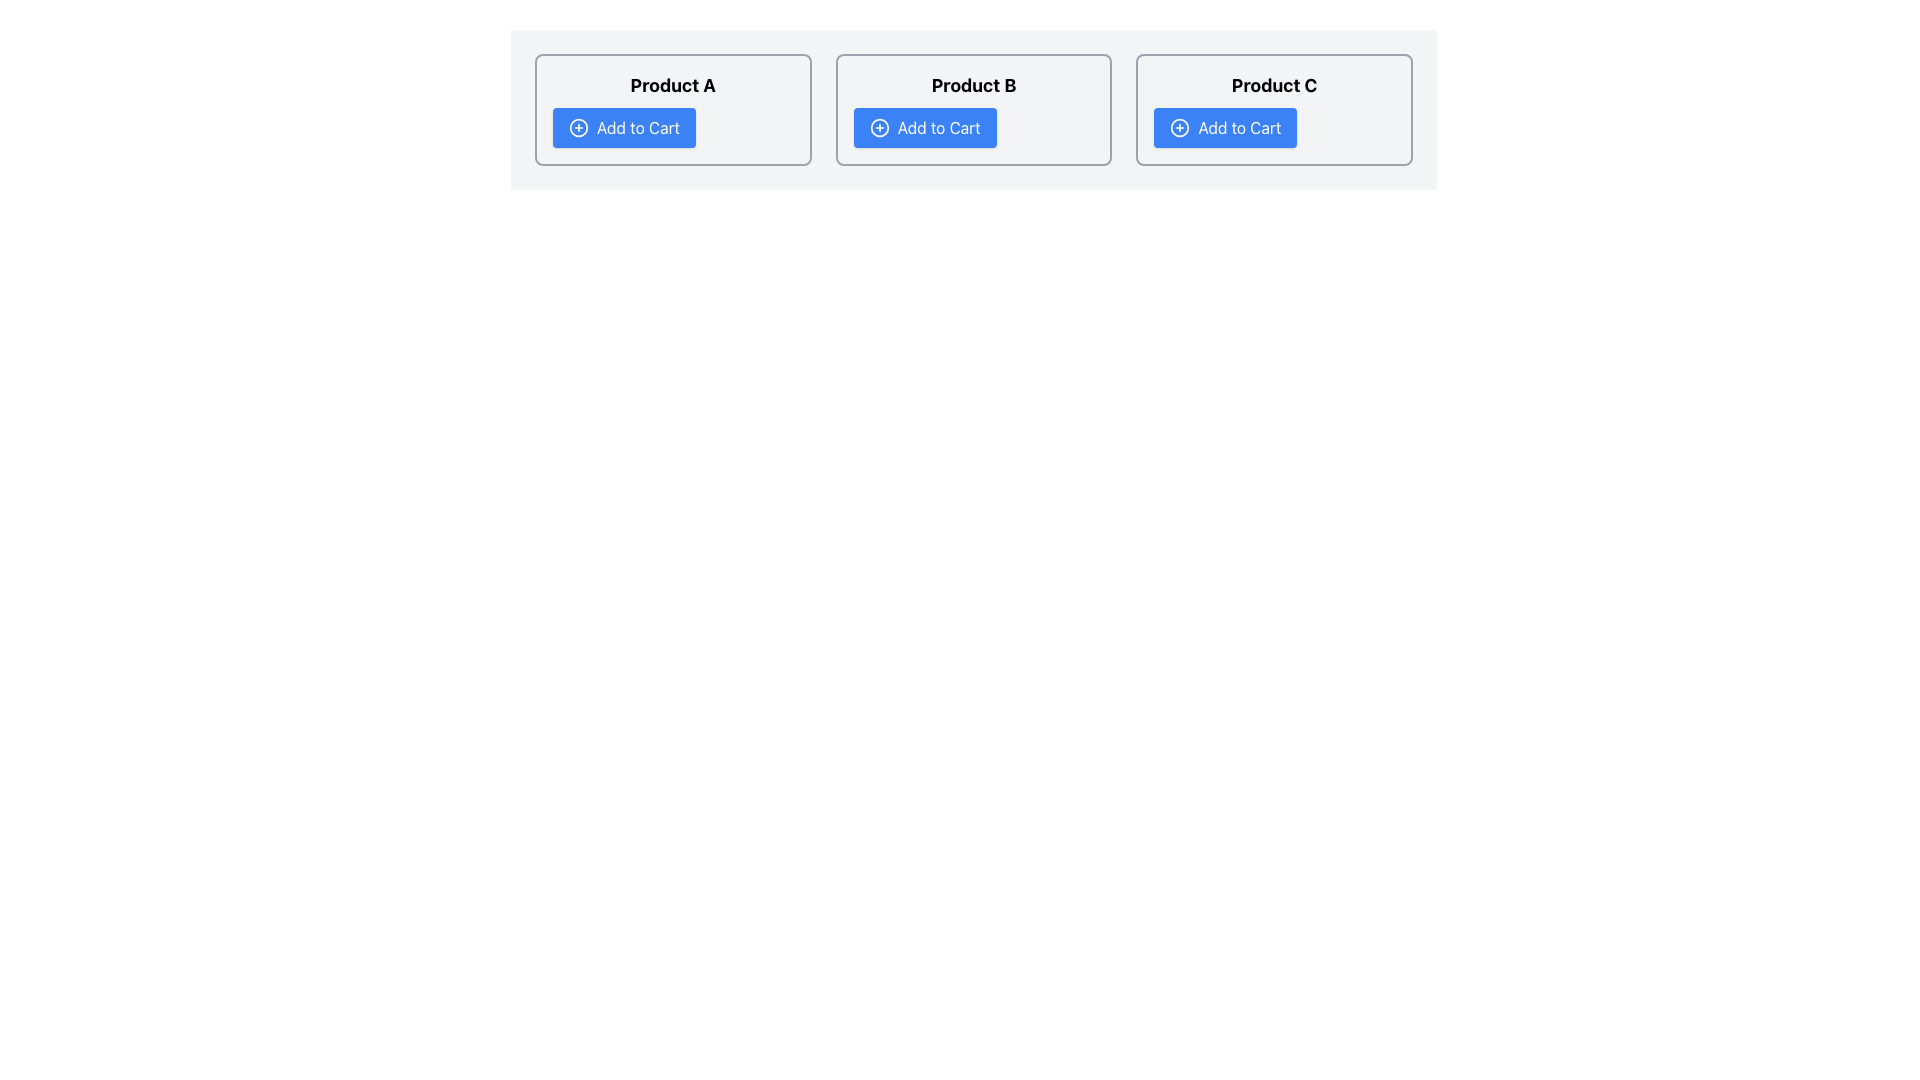  I want to click on the graphical indicator icon for the 'Add to Cart' button of 'Product B', so click(879, 127).